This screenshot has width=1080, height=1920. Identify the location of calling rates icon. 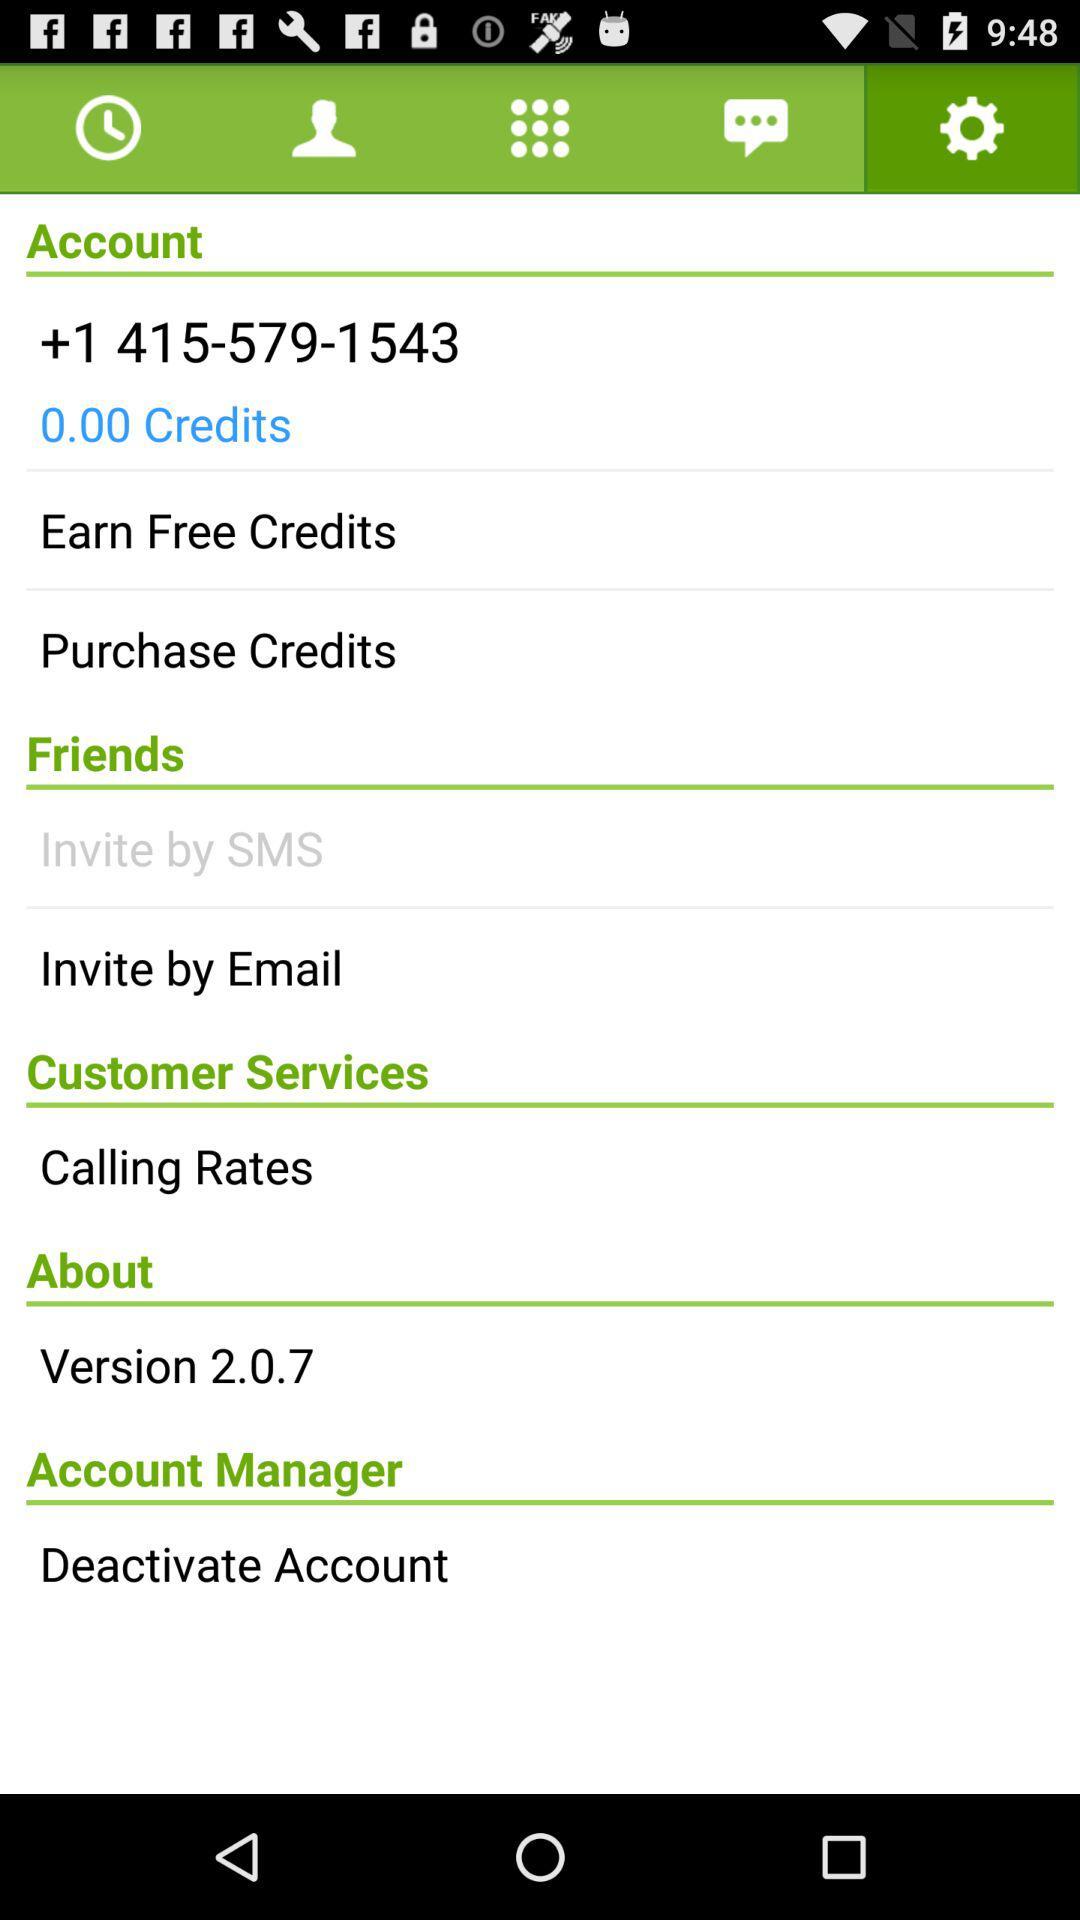
(540, 1165).